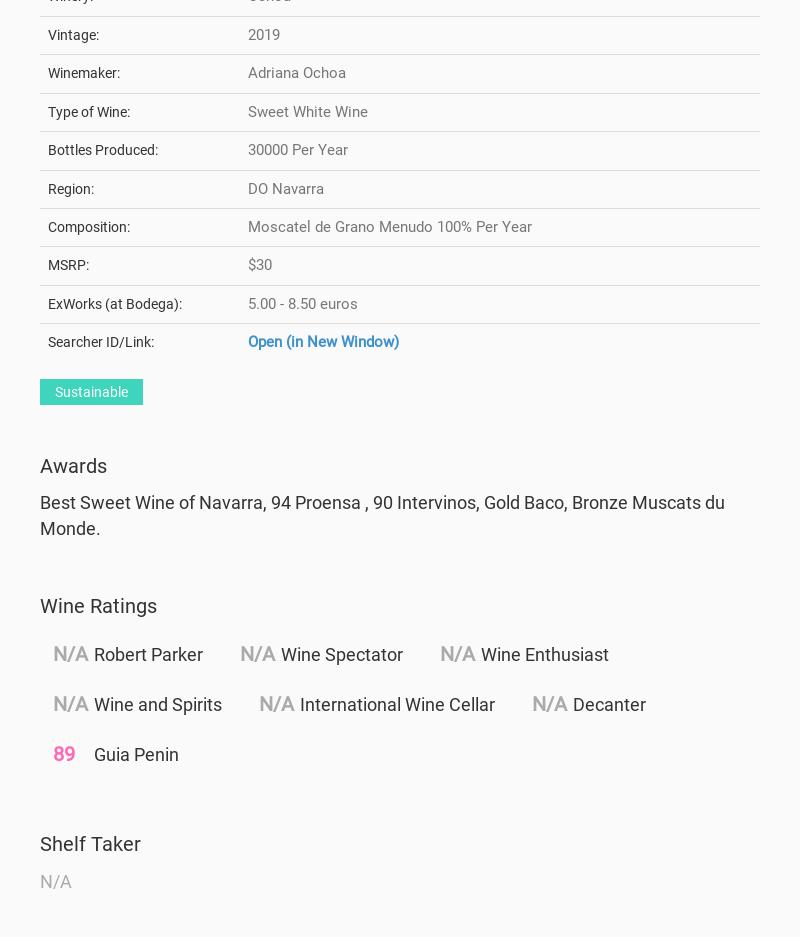 The height and width of the screenshot is (937, 800). Describe the element at coordinates (247, 72) in the screenshot. I see `'Adriana Ochoa'` at that location.